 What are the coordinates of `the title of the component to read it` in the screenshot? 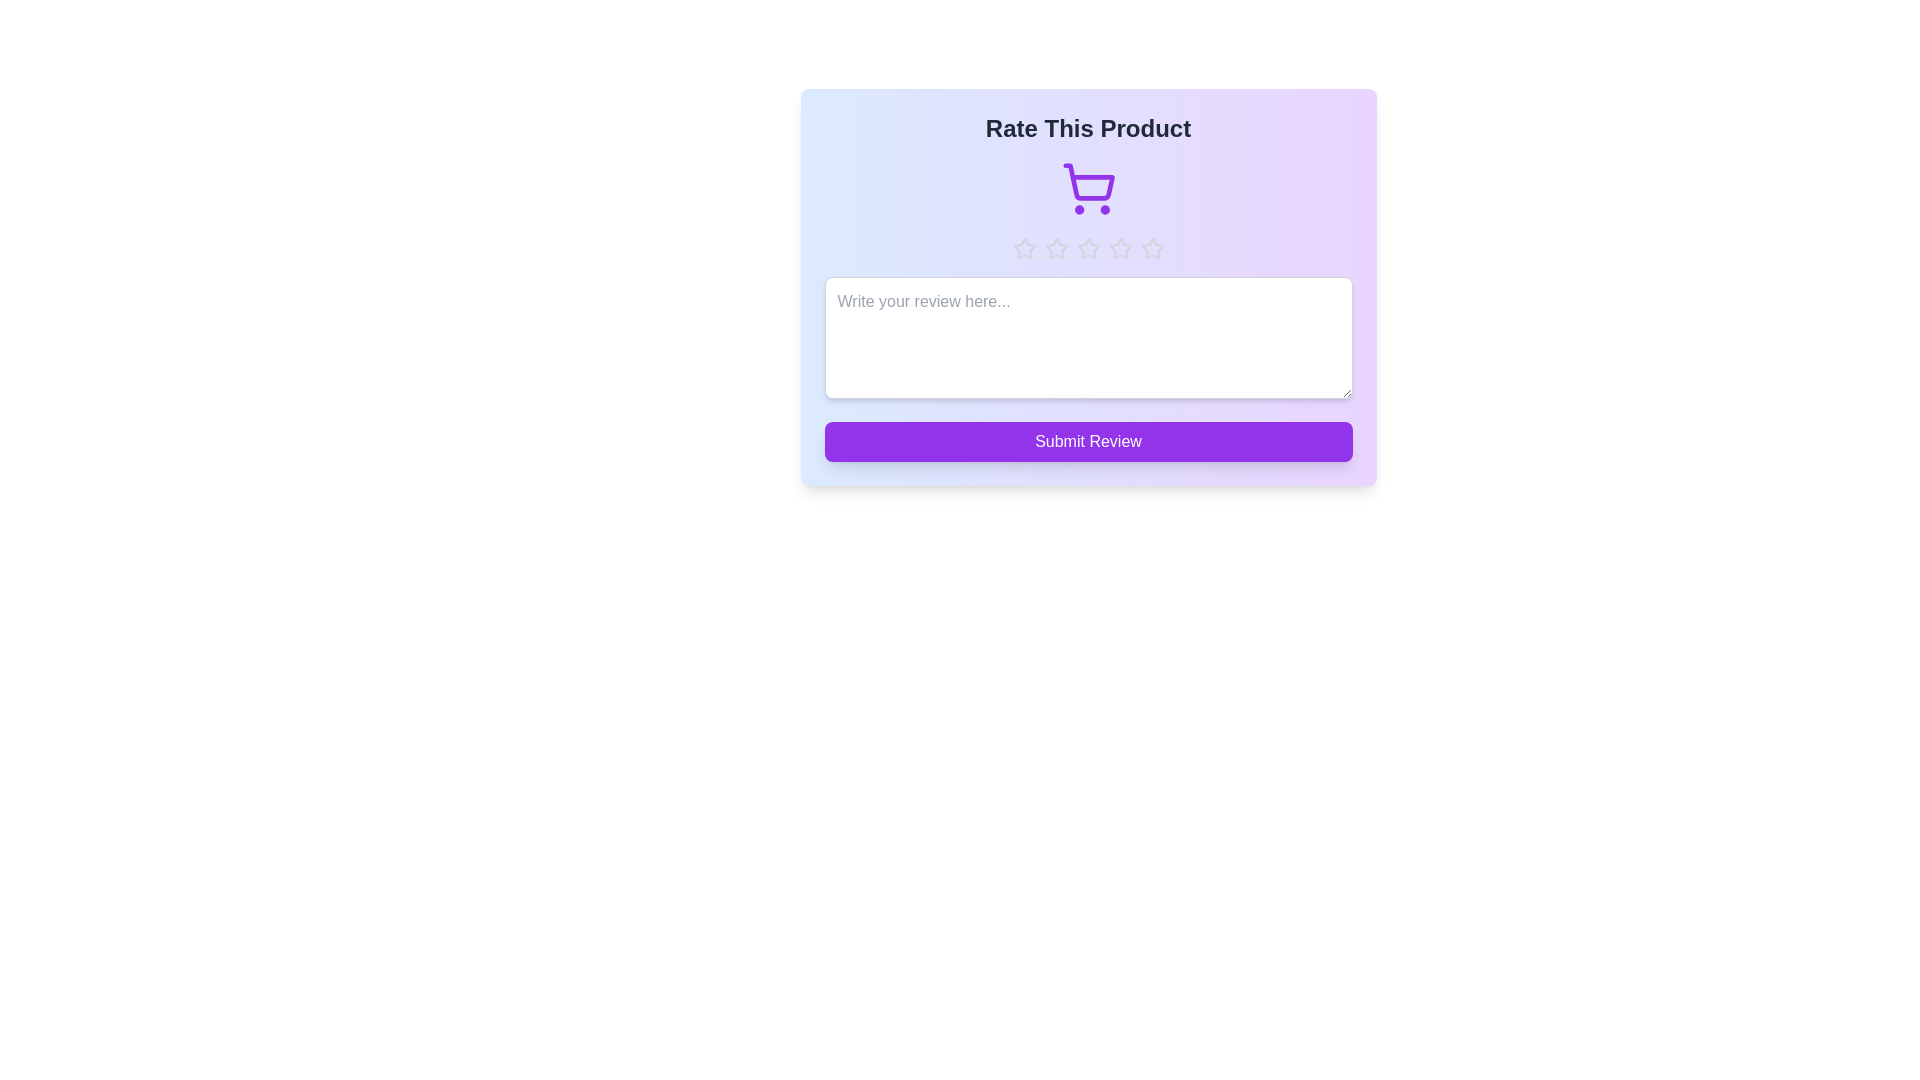 It's located at (1087, 128).